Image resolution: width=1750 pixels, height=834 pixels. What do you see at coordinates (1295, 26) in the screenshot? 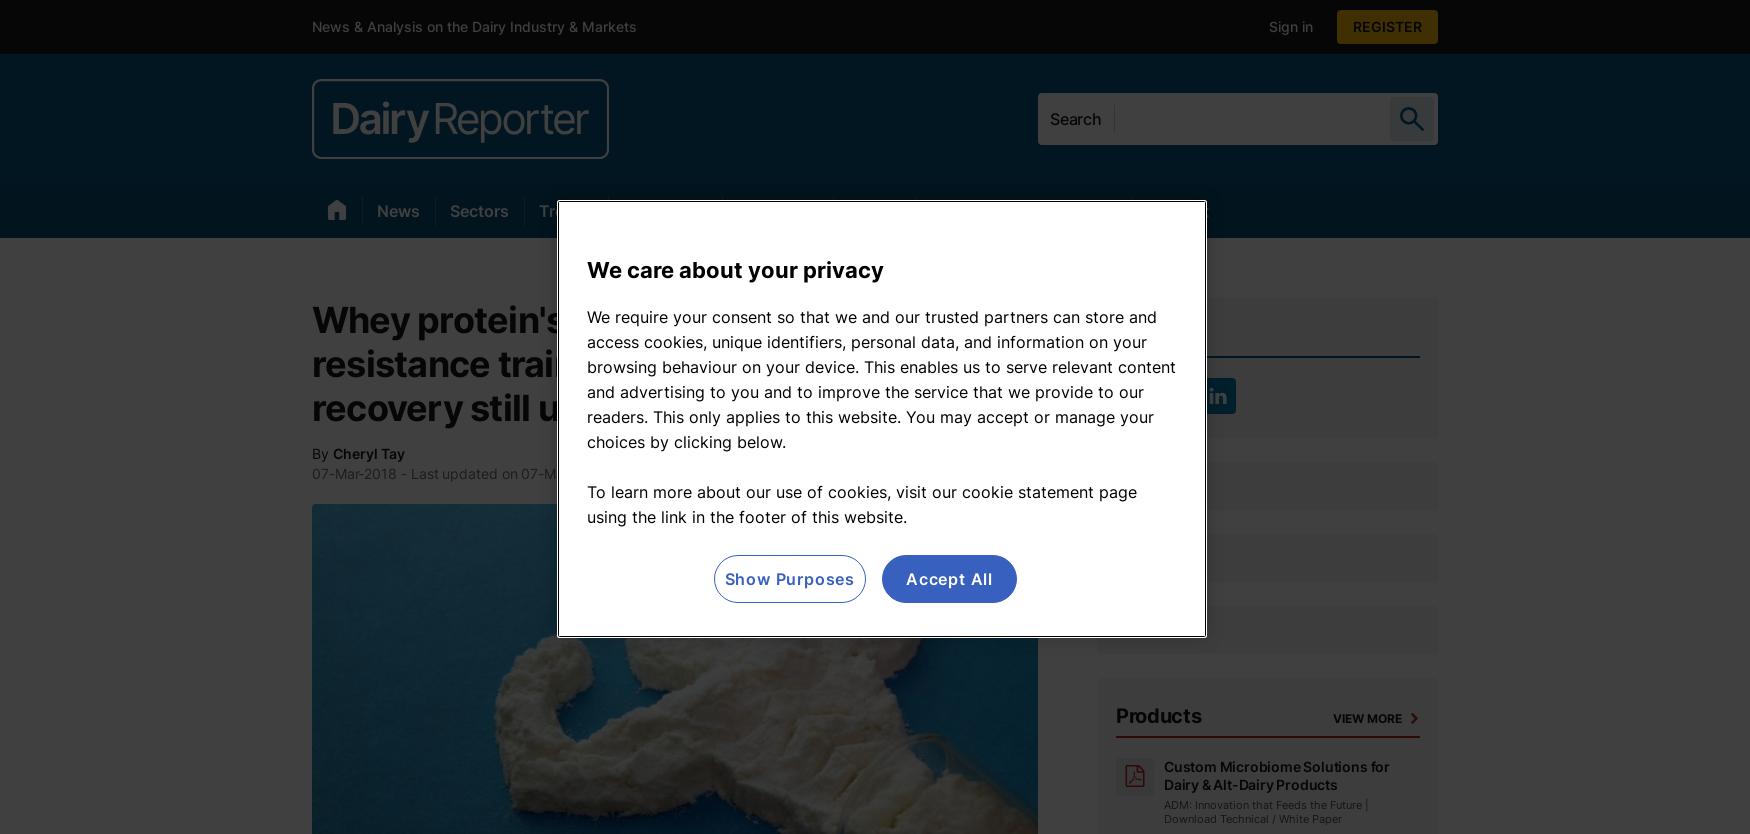
I see `'Sign out'` at bounding box center [1295, 26].